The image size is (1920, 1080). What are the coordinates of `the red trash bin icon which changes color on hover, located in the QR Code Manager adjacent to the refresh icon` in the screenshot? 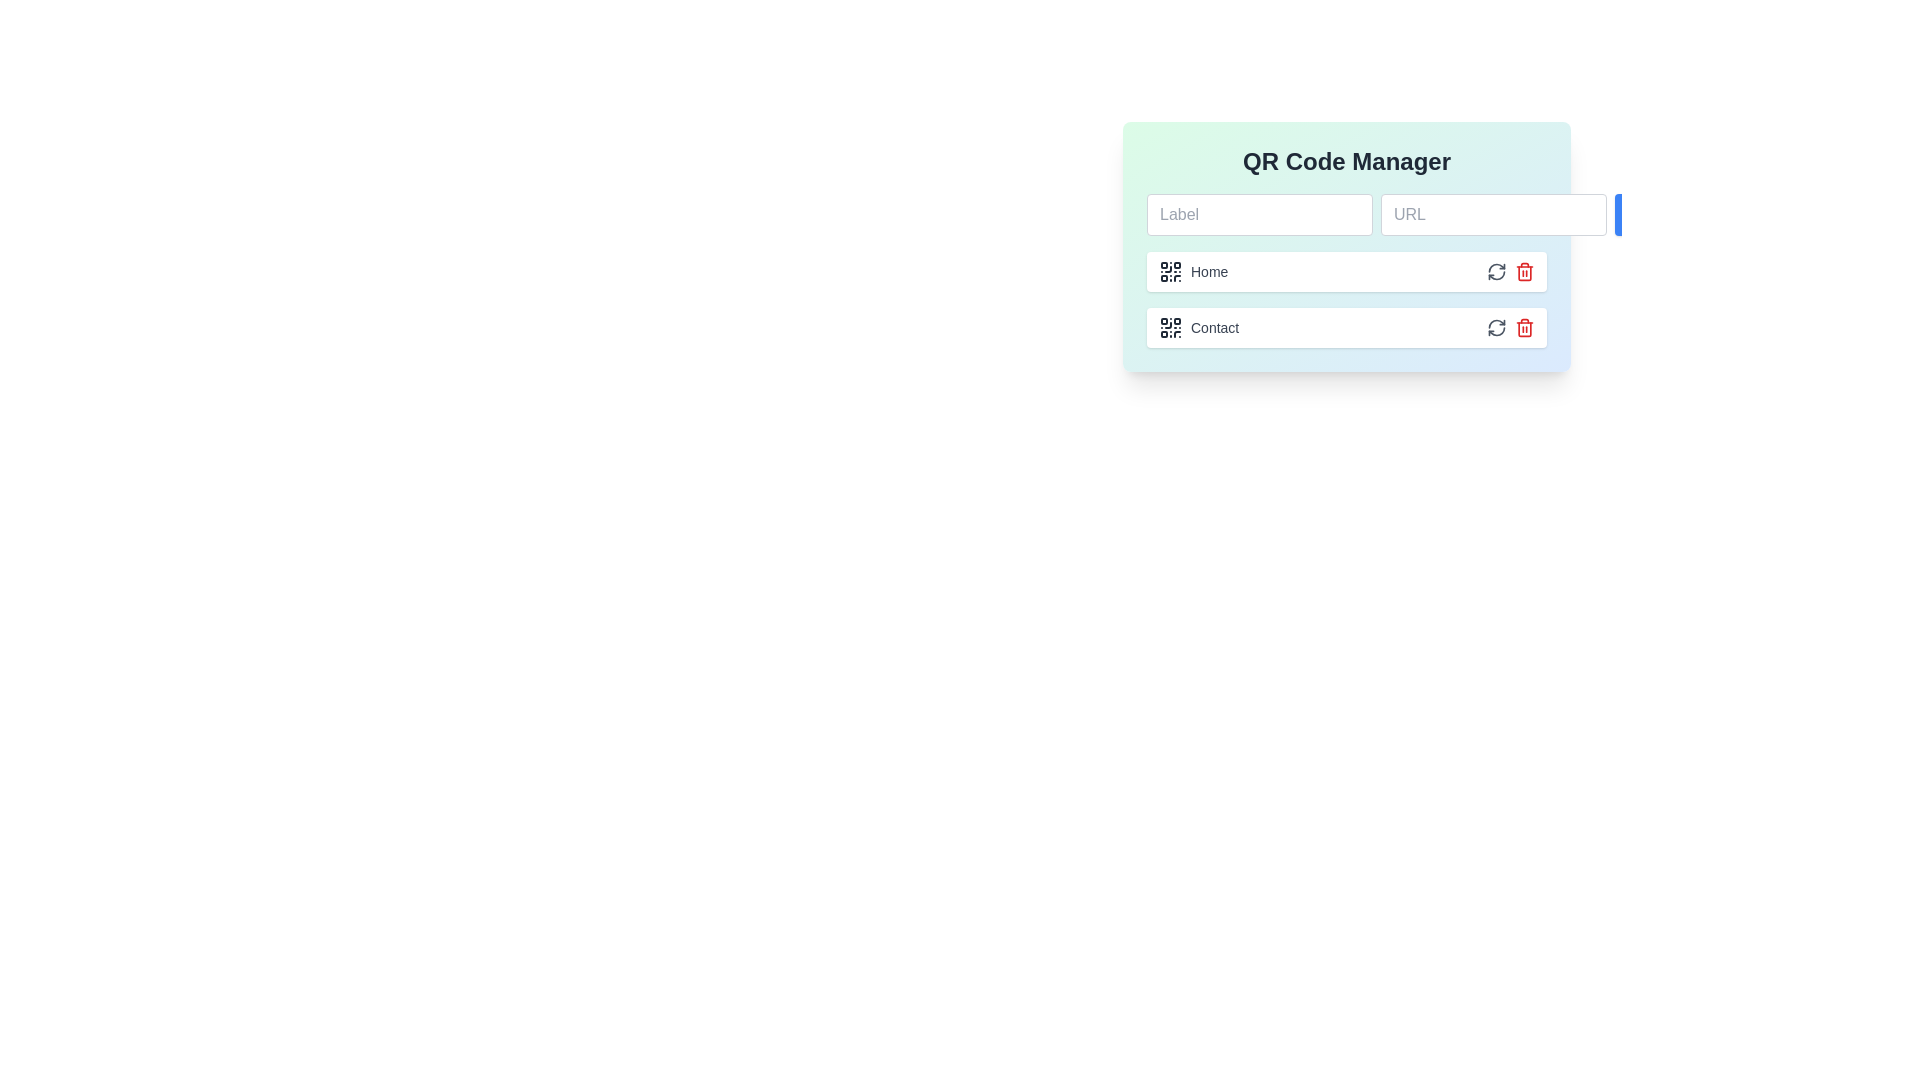 It's located at (1524, 272).